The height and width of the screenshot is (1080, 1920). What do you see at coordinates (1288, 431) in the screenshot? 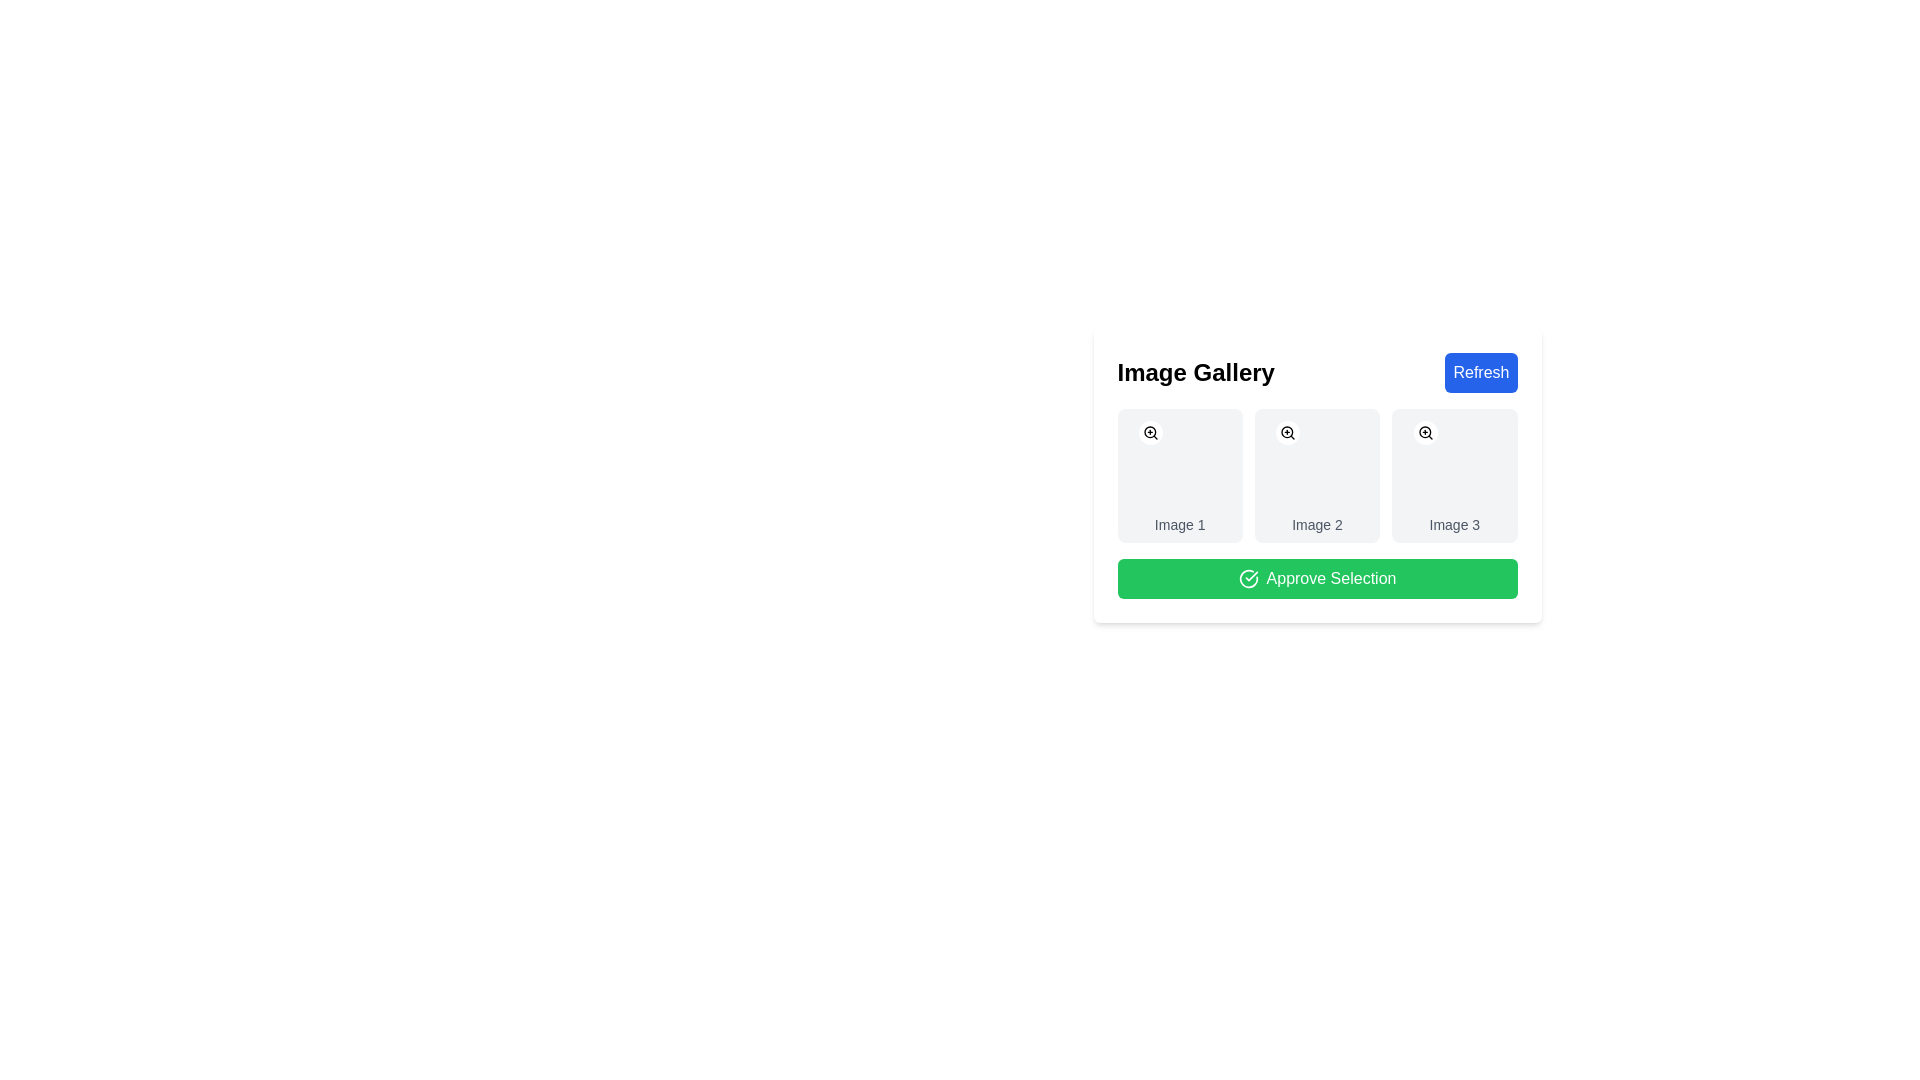
I see `the zoom-in button icon located at the top-left overlay of the second image in the image gallery` at bounding box center [1288, 431].